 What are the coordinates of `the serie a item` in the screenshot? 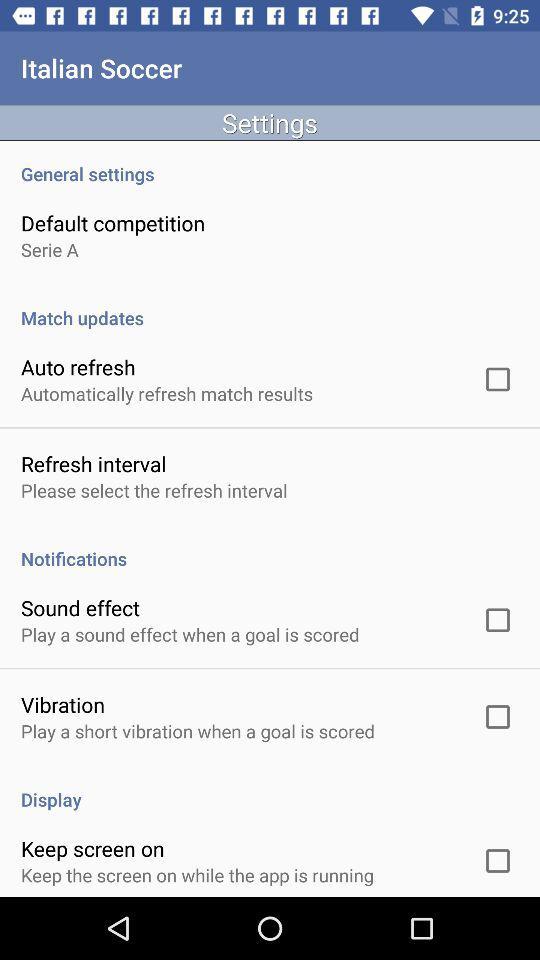 It's located at (49, 248).